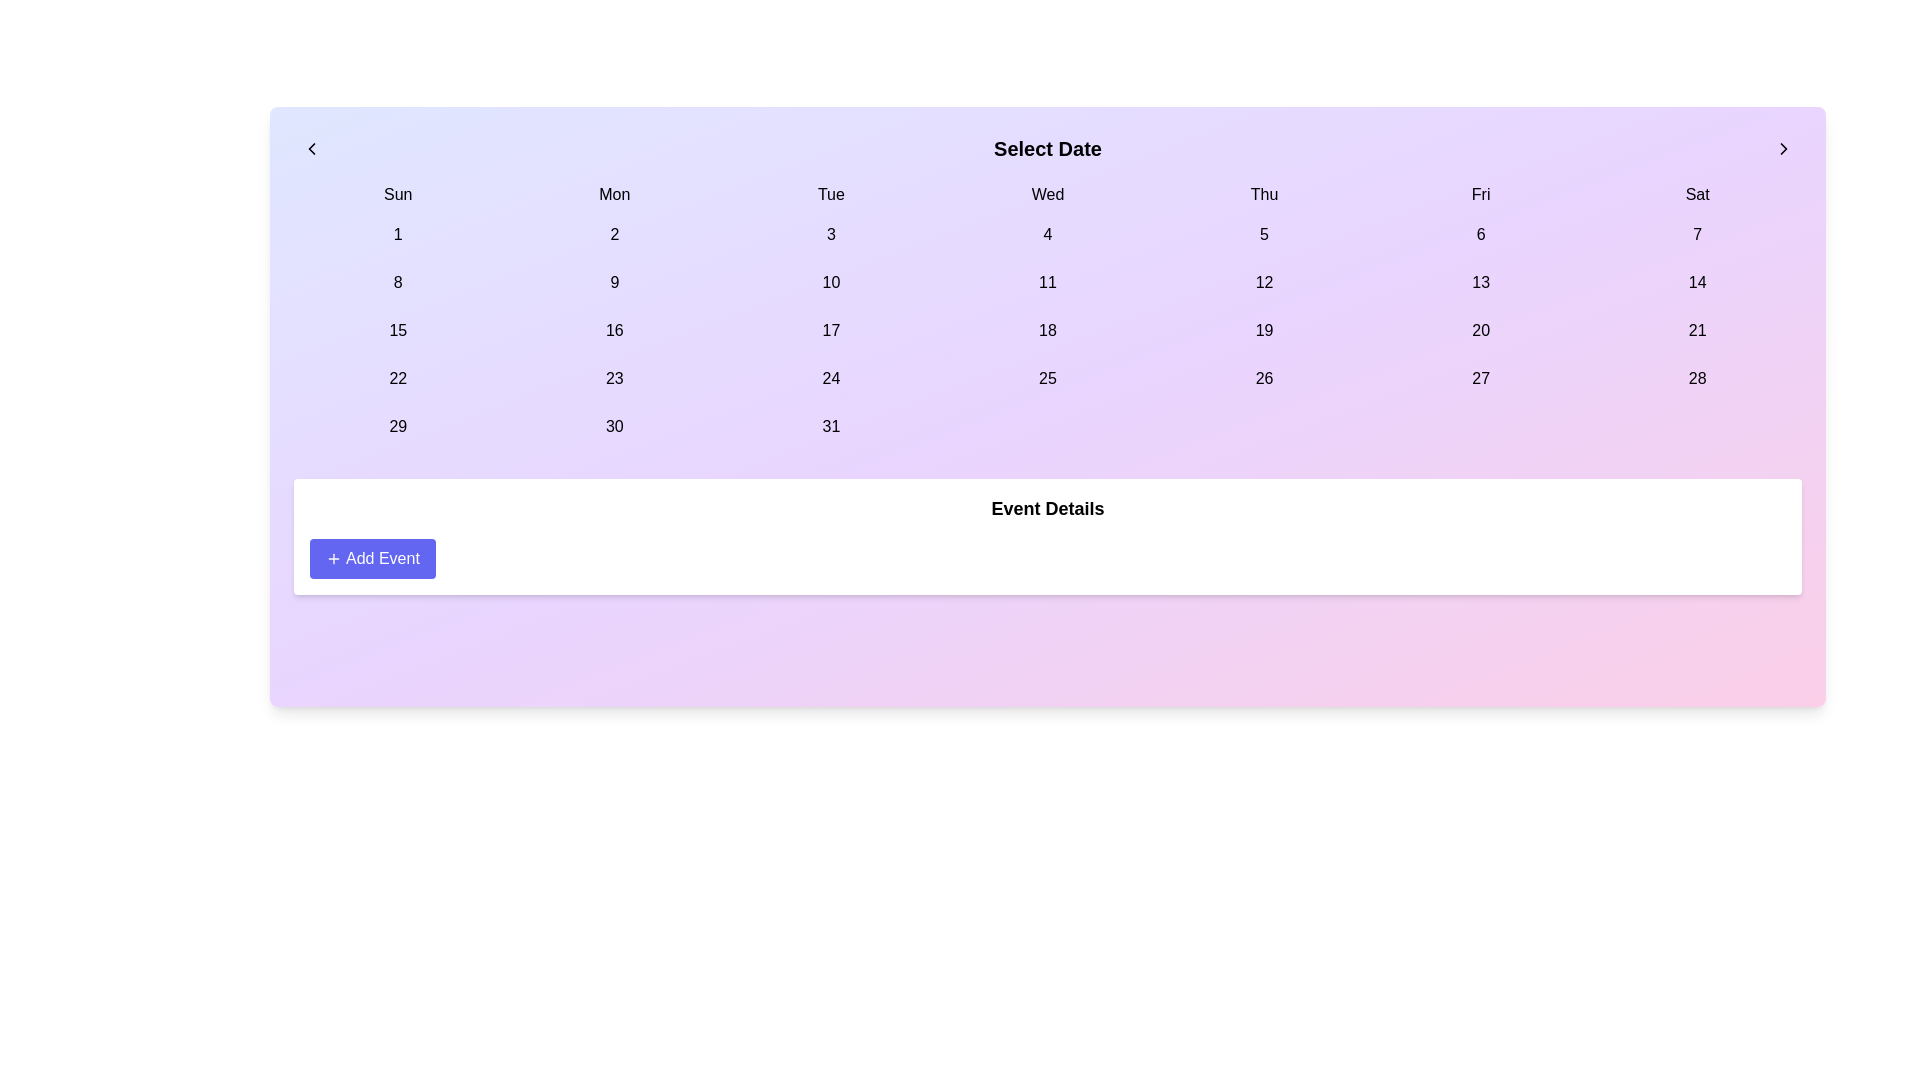 This screenshot has width=1920, height=1080. I want to click on the square-shaped button displaying the number '9' located in the calendar grid under the 'Select Date' header, so click(613, 282).